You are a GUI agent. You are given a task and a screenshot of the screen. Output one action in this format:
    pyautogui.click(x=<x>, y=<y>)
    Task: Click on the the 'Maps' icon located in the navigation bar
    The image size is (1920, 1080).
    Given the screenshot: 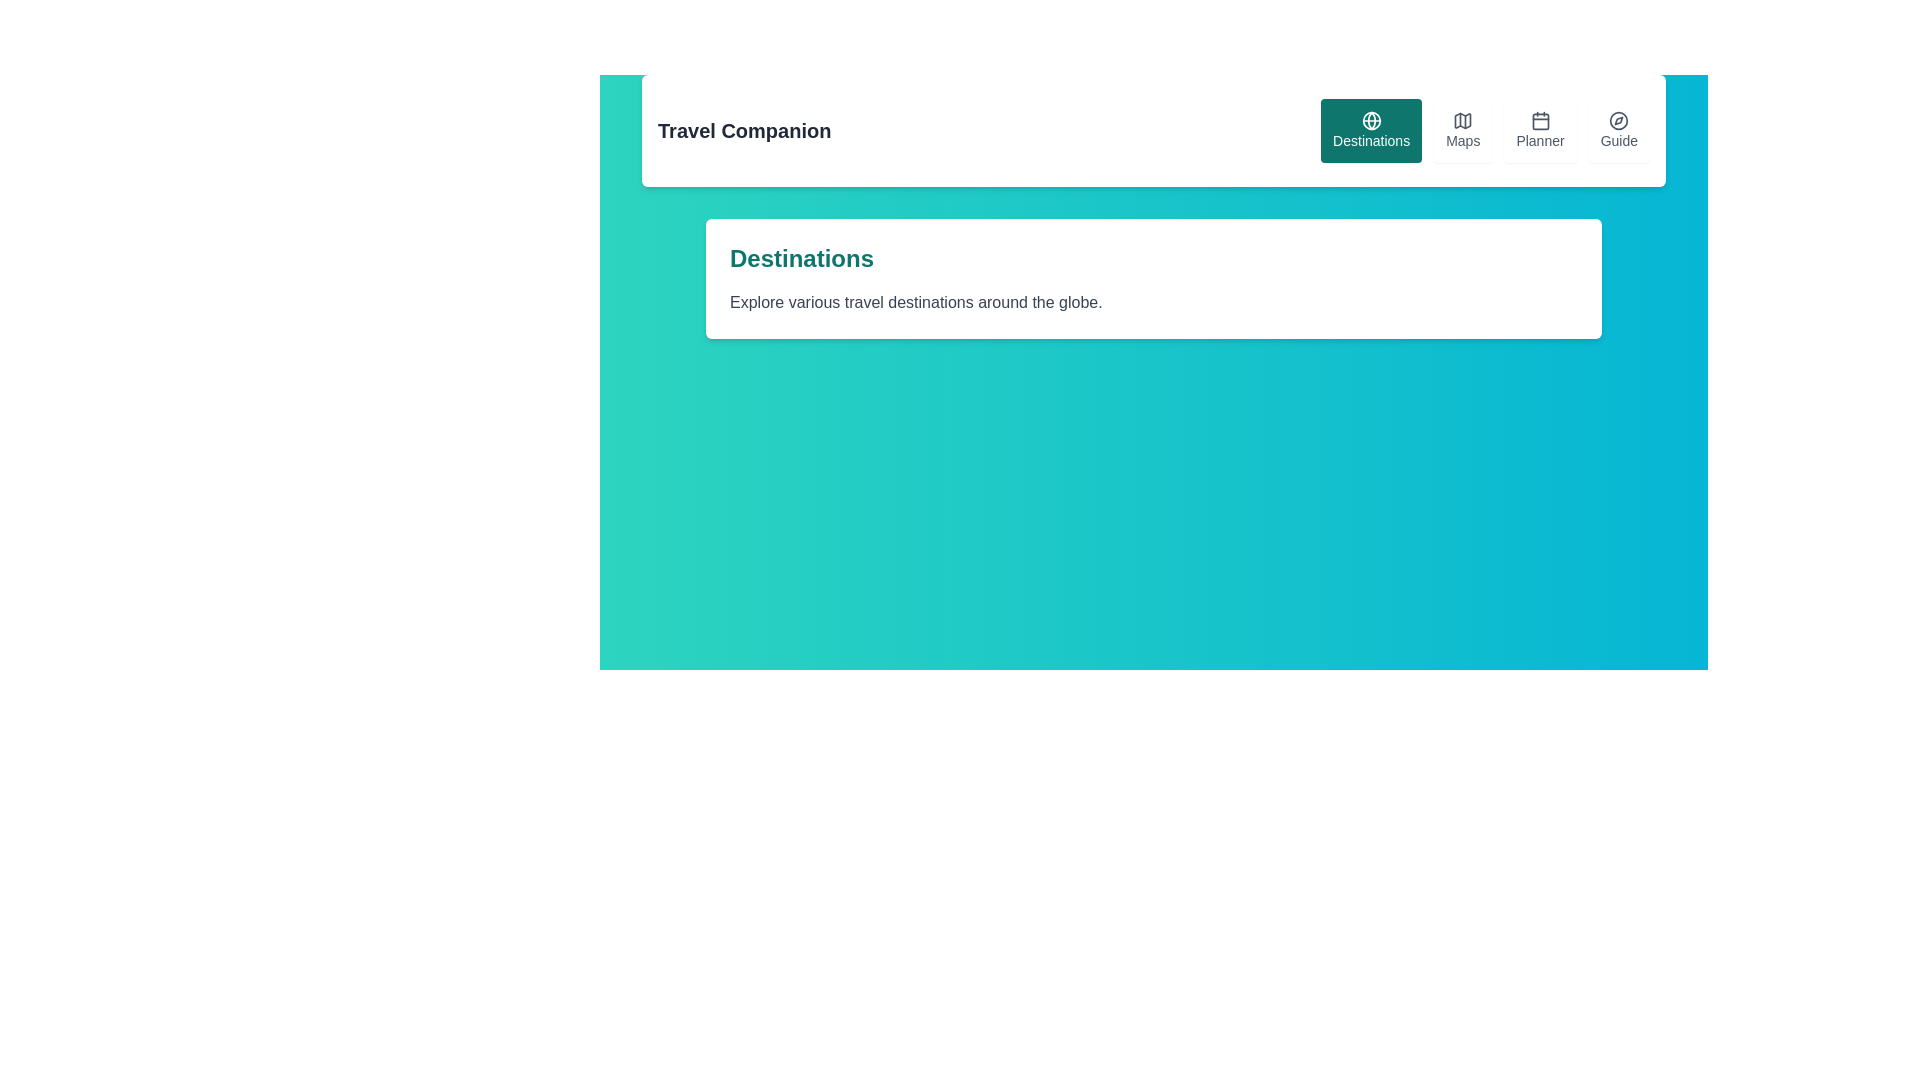 What is the action you would take?
    pyautogui.click(x=1463, y=120)
    